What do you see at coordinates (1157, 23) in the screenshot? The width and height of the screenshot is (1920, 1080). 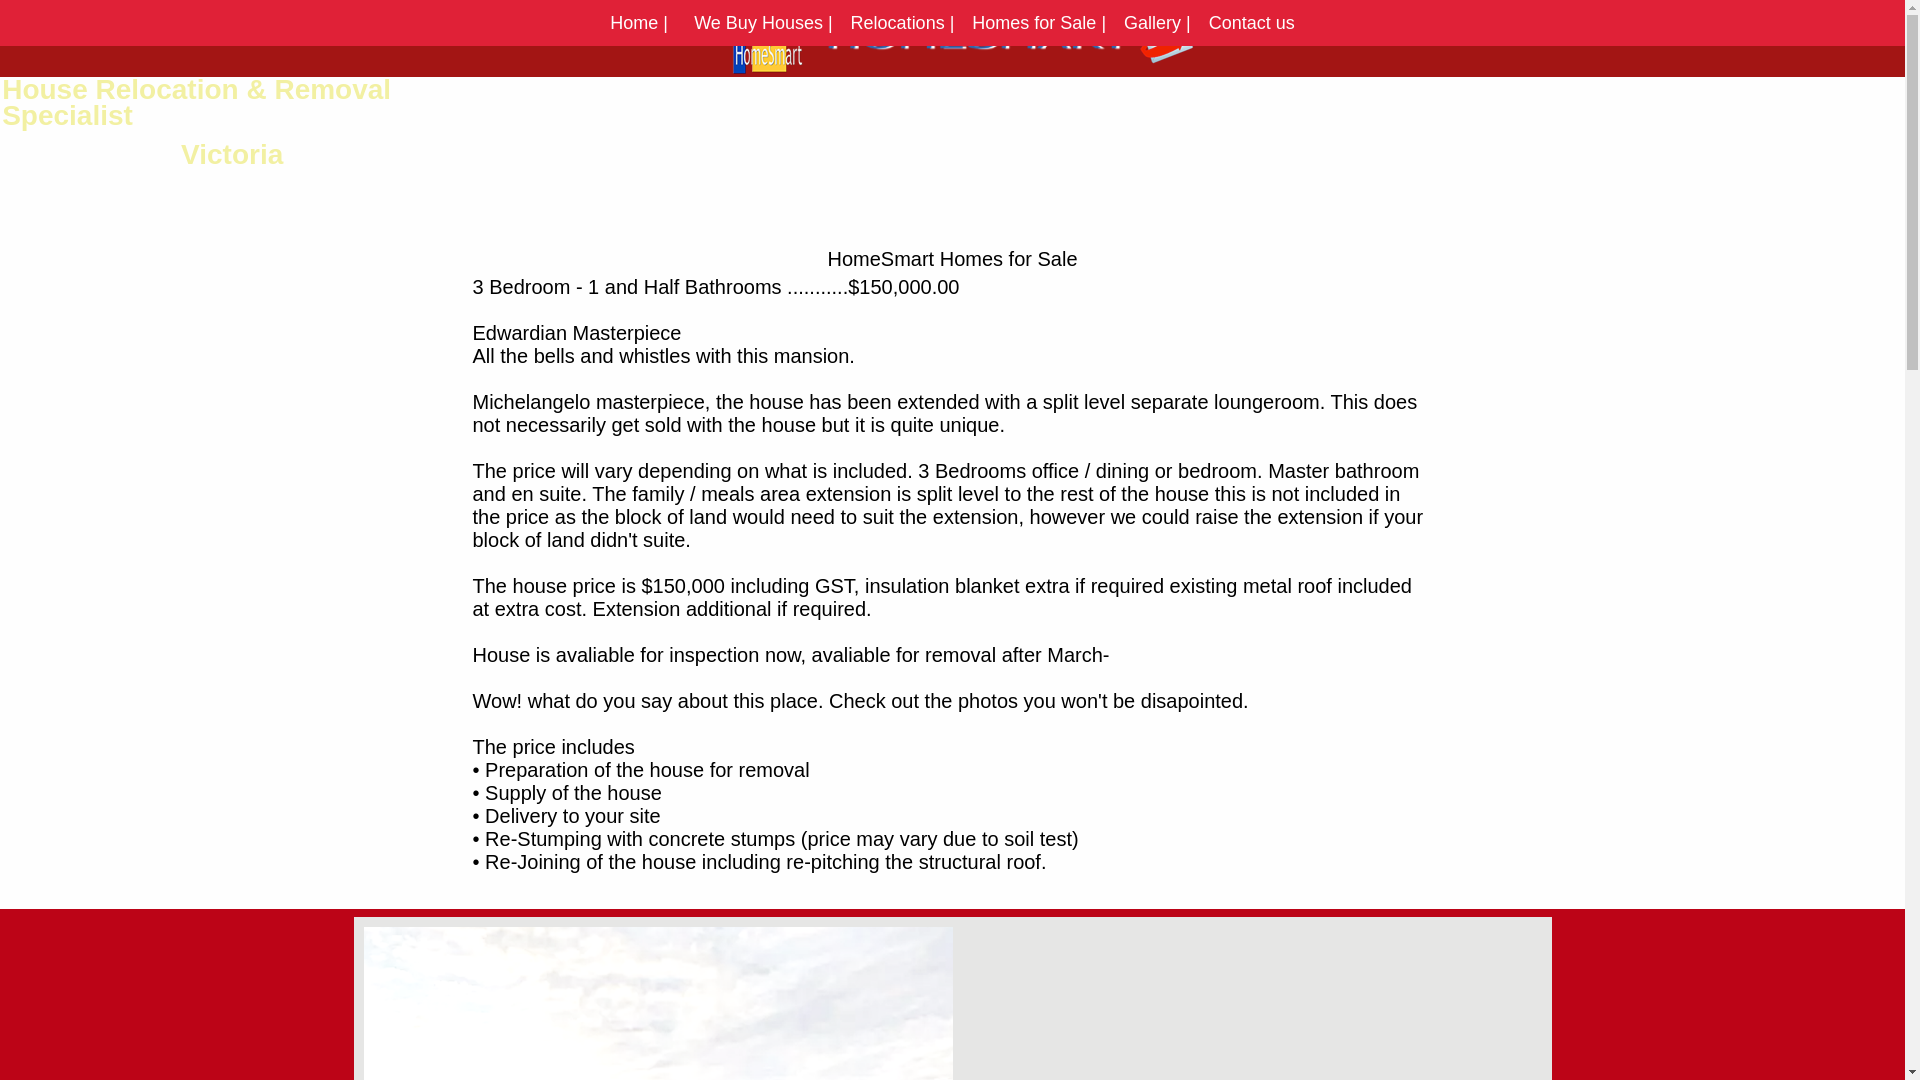 I see `'Gallery |'` at bounding box center [1157, 23].